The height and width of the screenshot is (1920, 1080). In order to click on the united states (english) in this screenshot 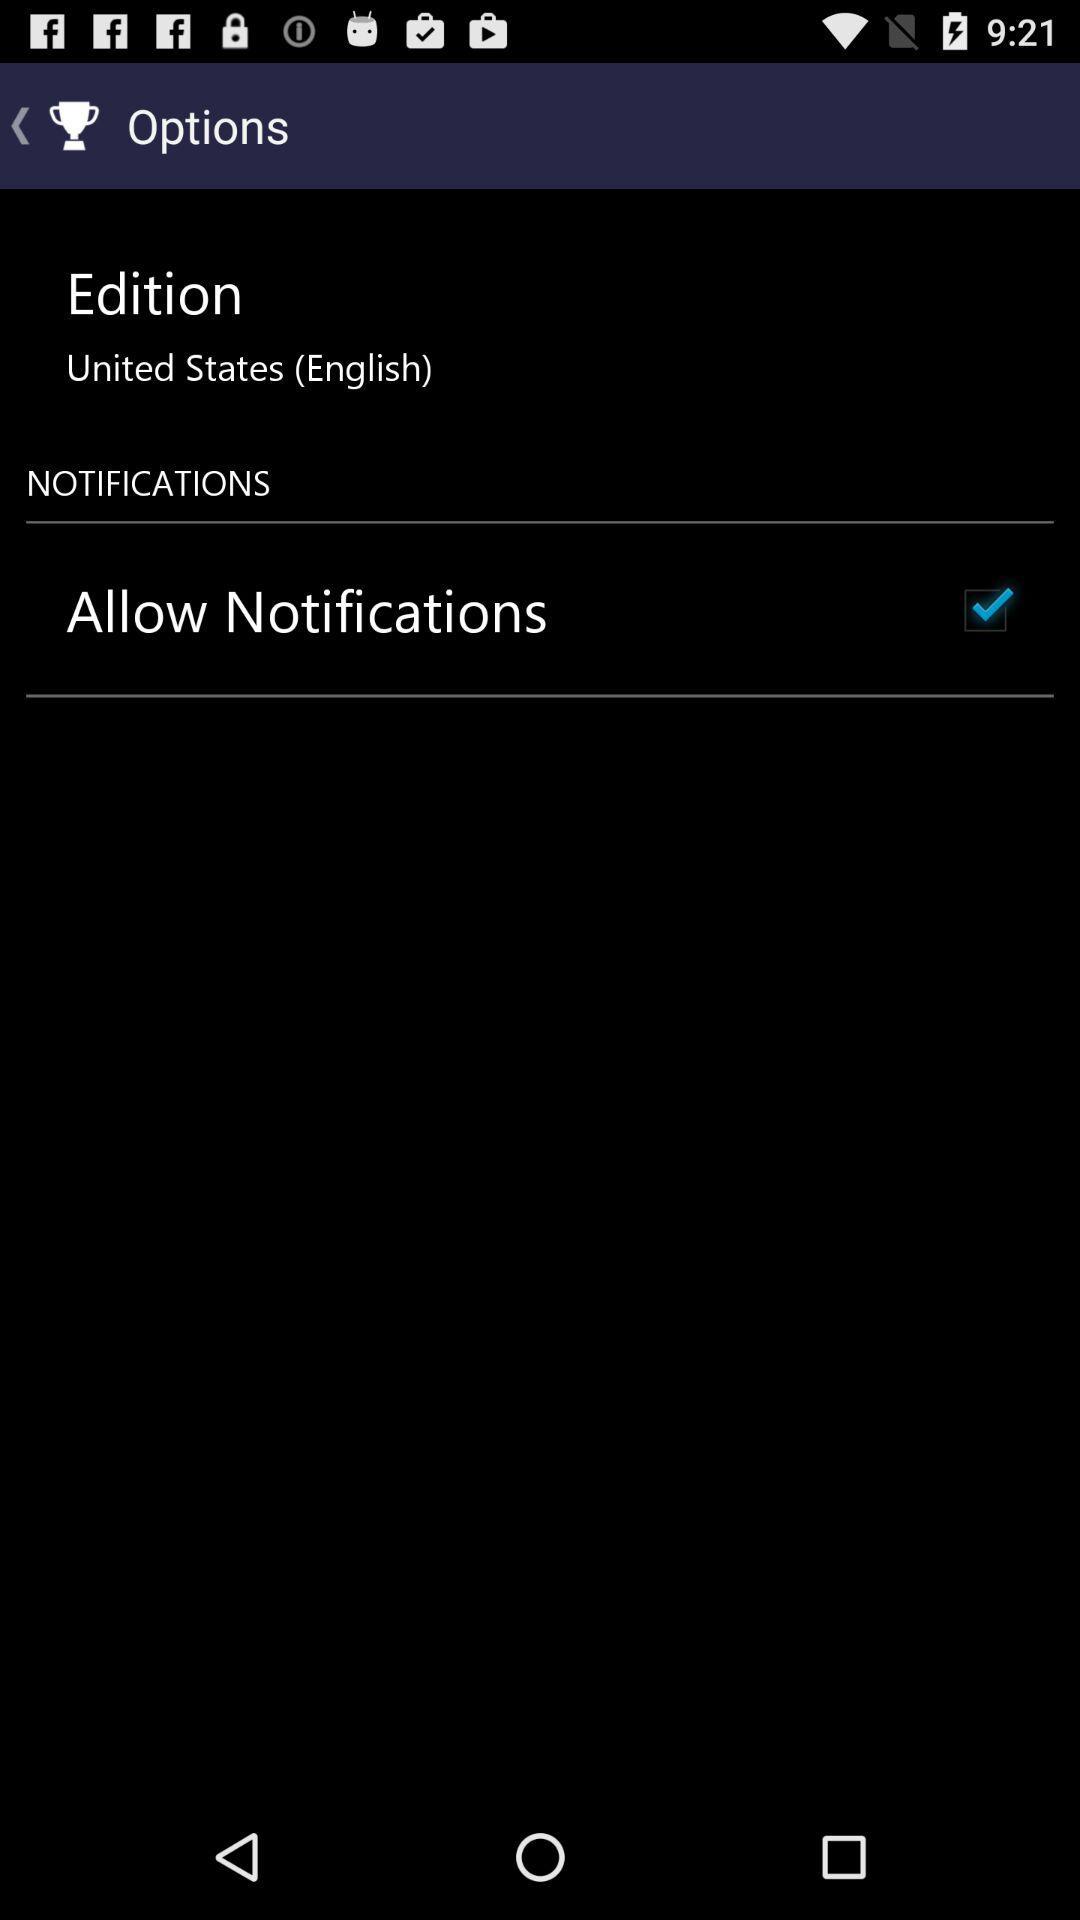, I will do `click(248, 367)`.